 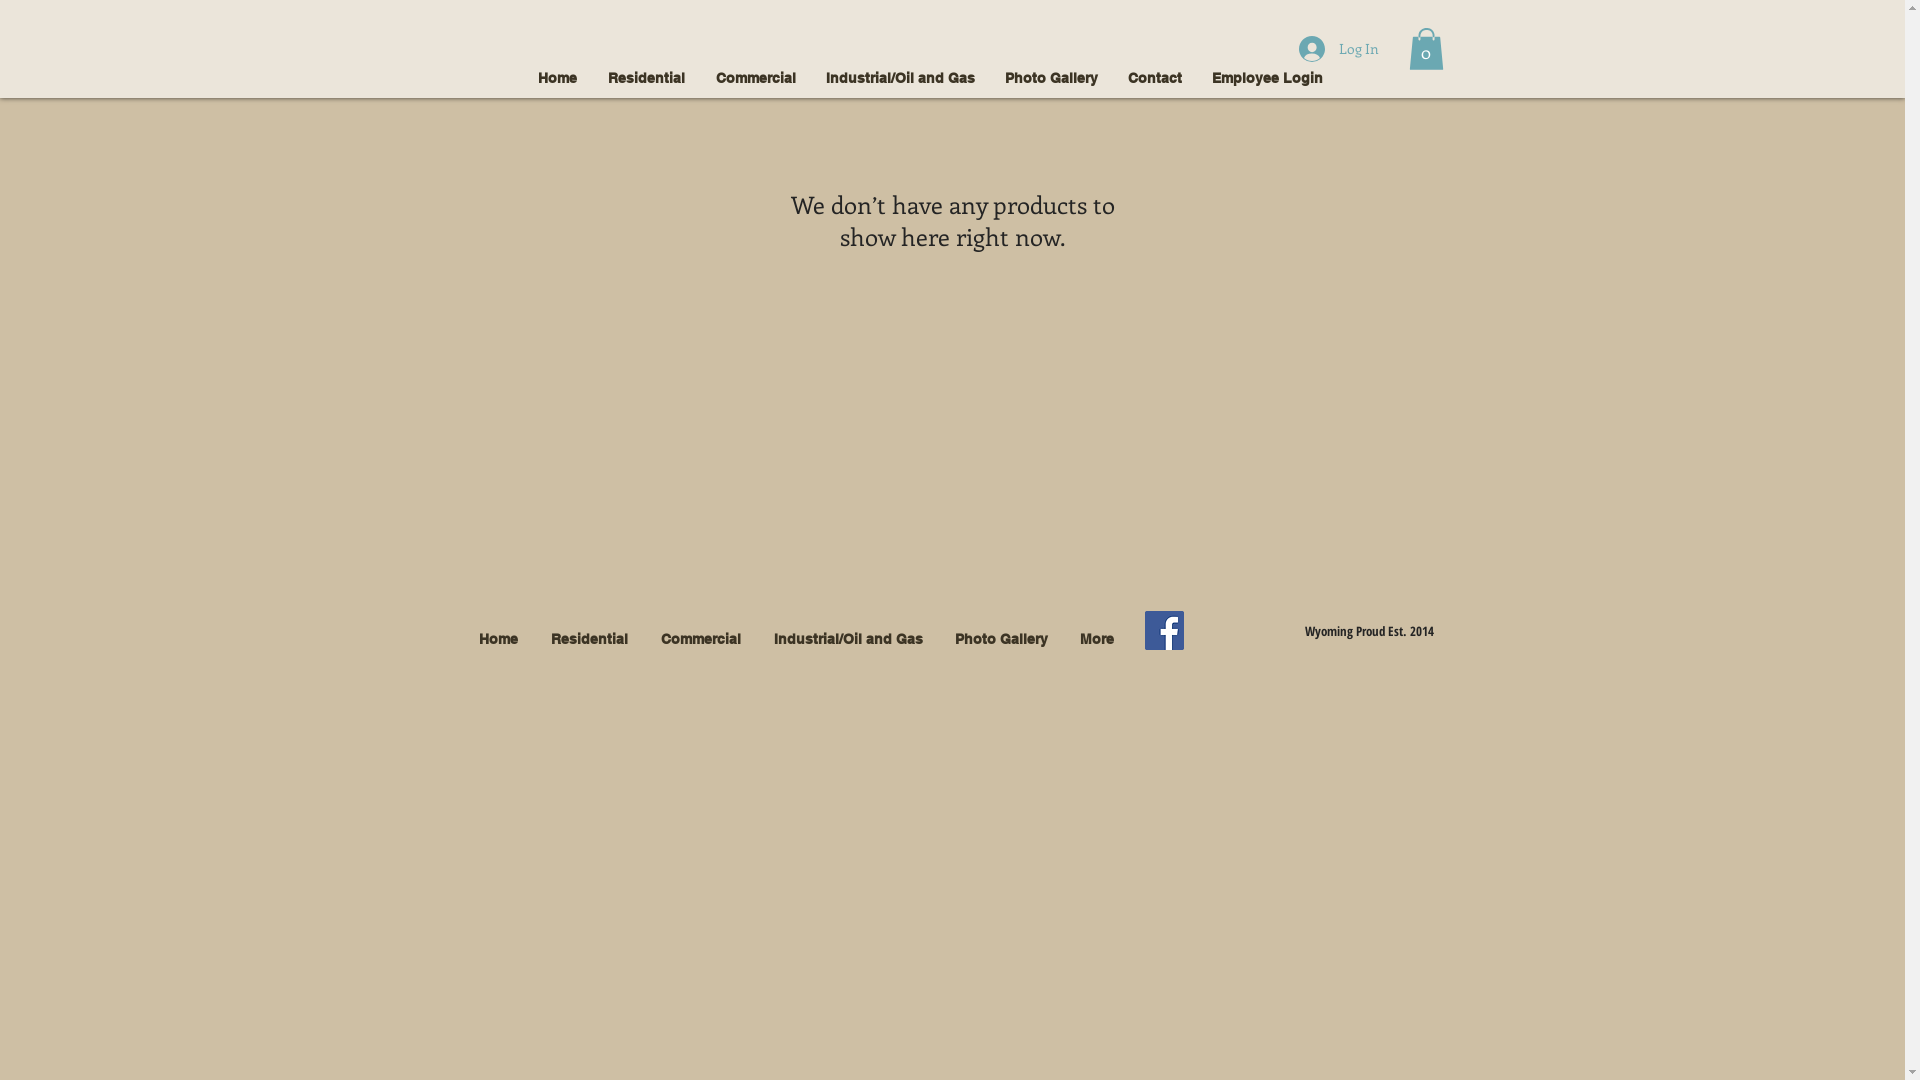 What do you see at coordinates (753, 76) in the screenshot?
I see `'Commercial'` at bounding box center [753, 76].